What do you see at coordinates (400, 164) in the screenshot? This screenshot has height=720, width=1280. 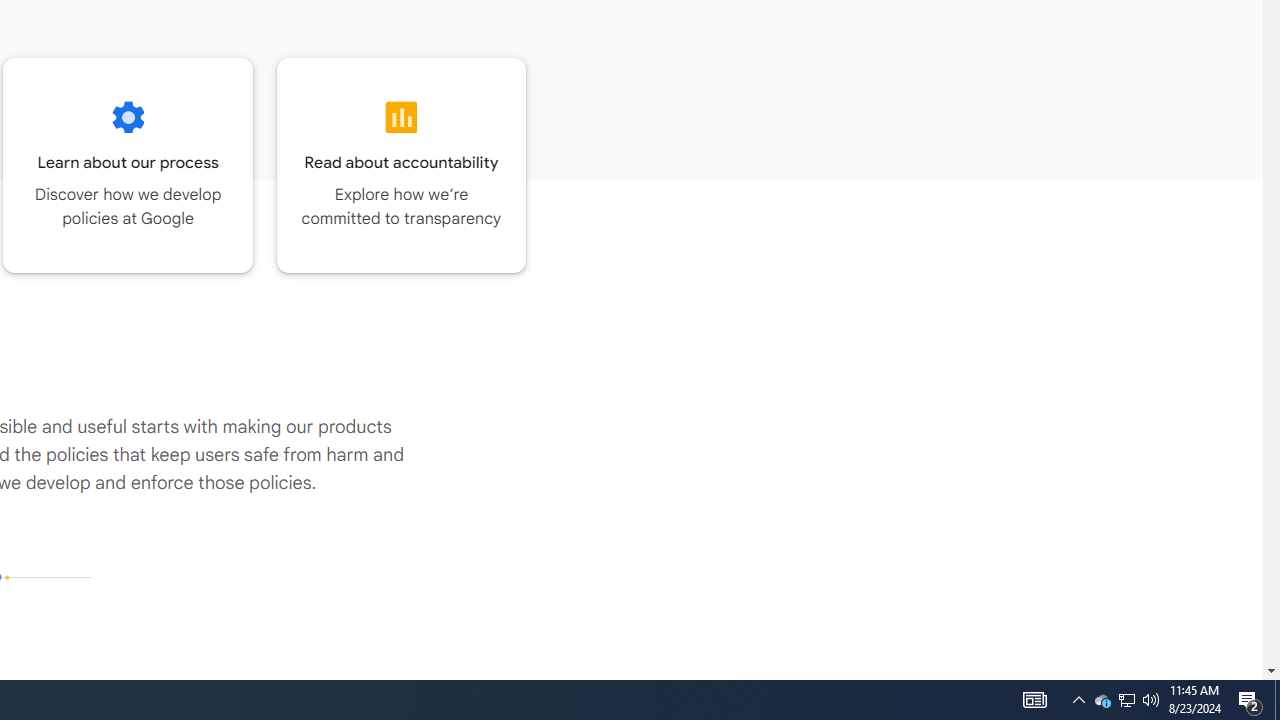 I see `'Go to the Accountability page'` at bounding box center [400, 164].